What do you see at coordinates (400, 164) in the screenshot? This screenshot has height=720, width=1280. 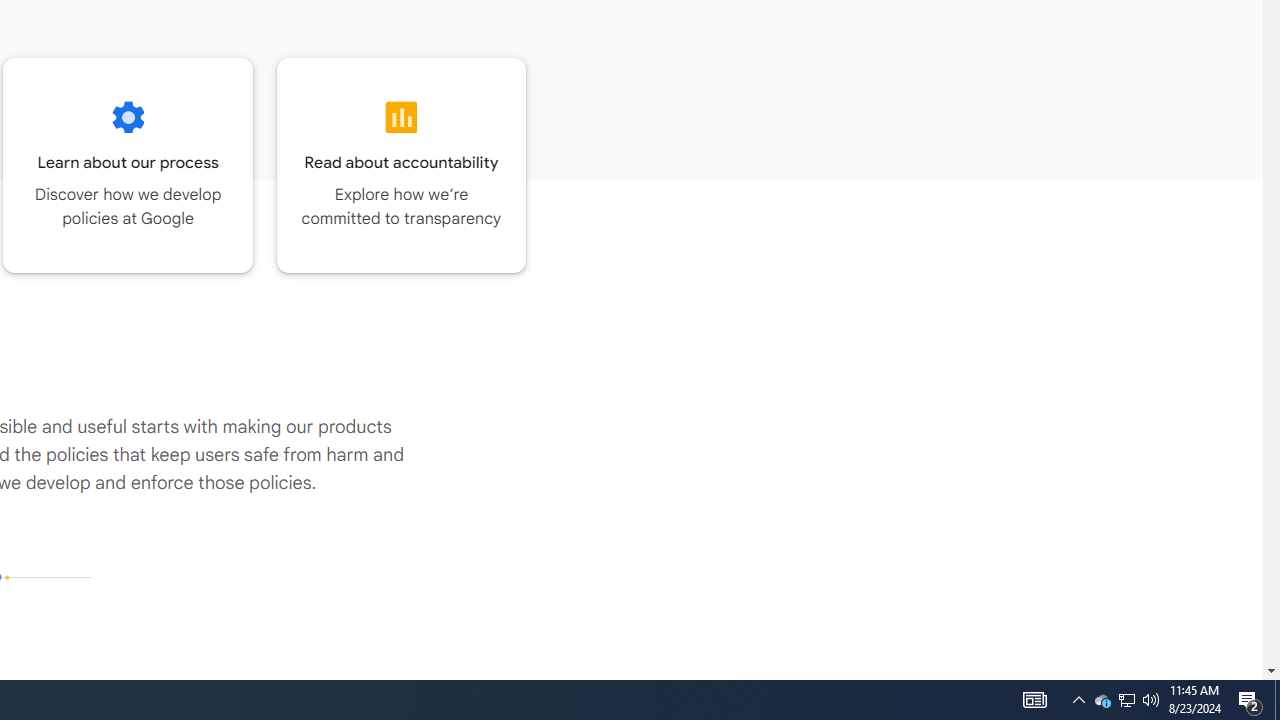 I see `'Go to the Accountability page'` at bounding box center [400, 164].